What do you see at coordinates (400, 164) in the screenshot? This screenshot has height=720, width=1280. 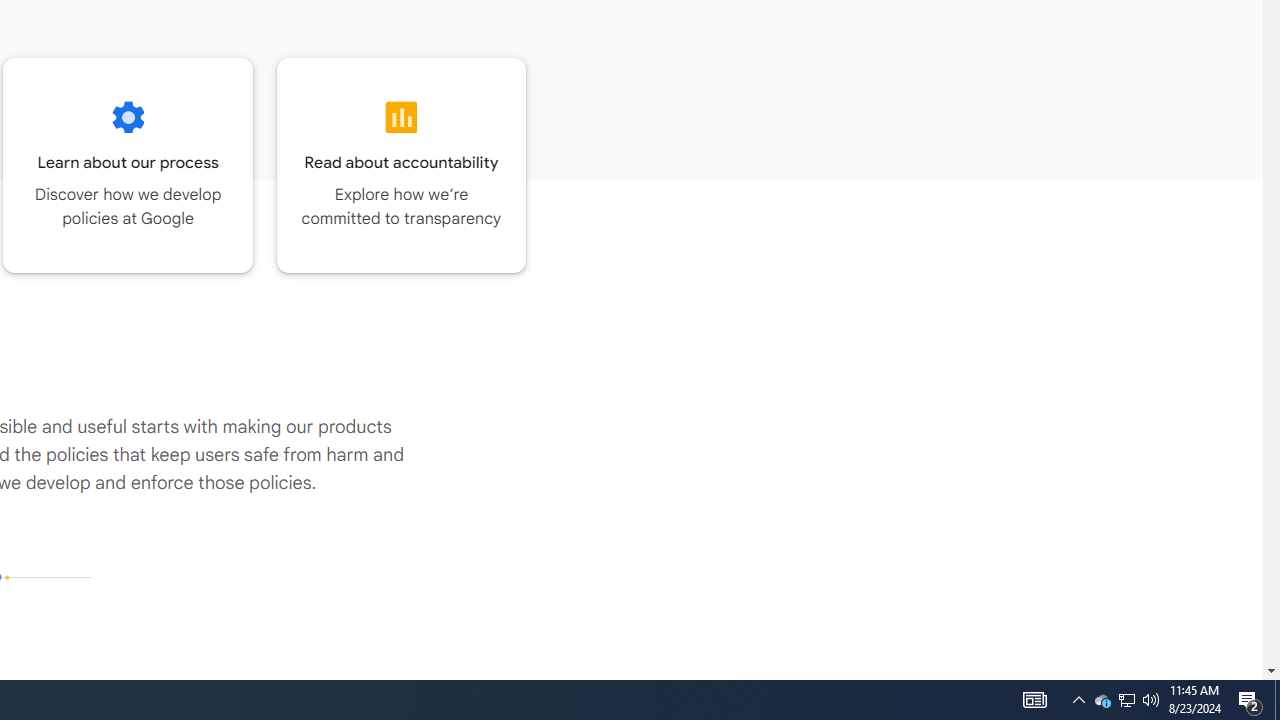 I see `'Go to the Accountability page'` at bounding box center [400, 164].